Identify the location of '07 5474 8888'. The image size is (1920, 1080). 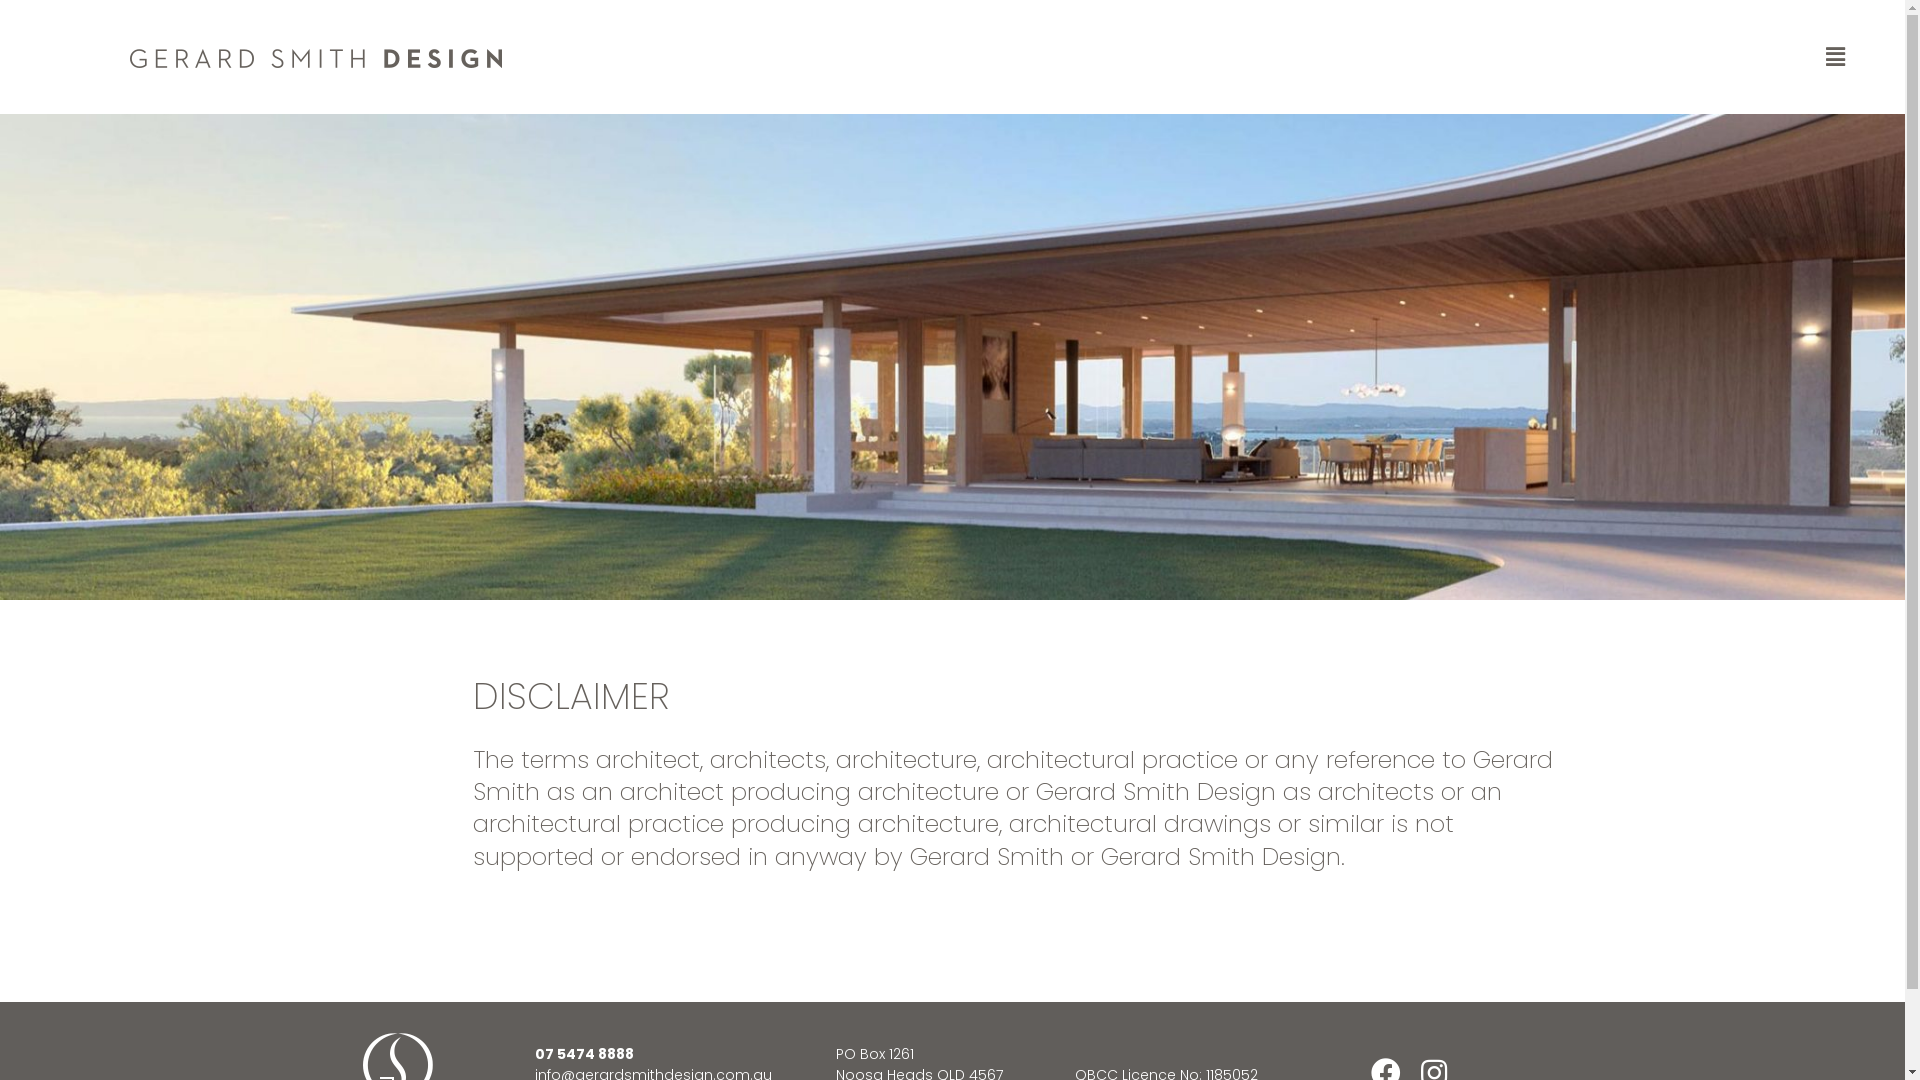
(583, 1052).